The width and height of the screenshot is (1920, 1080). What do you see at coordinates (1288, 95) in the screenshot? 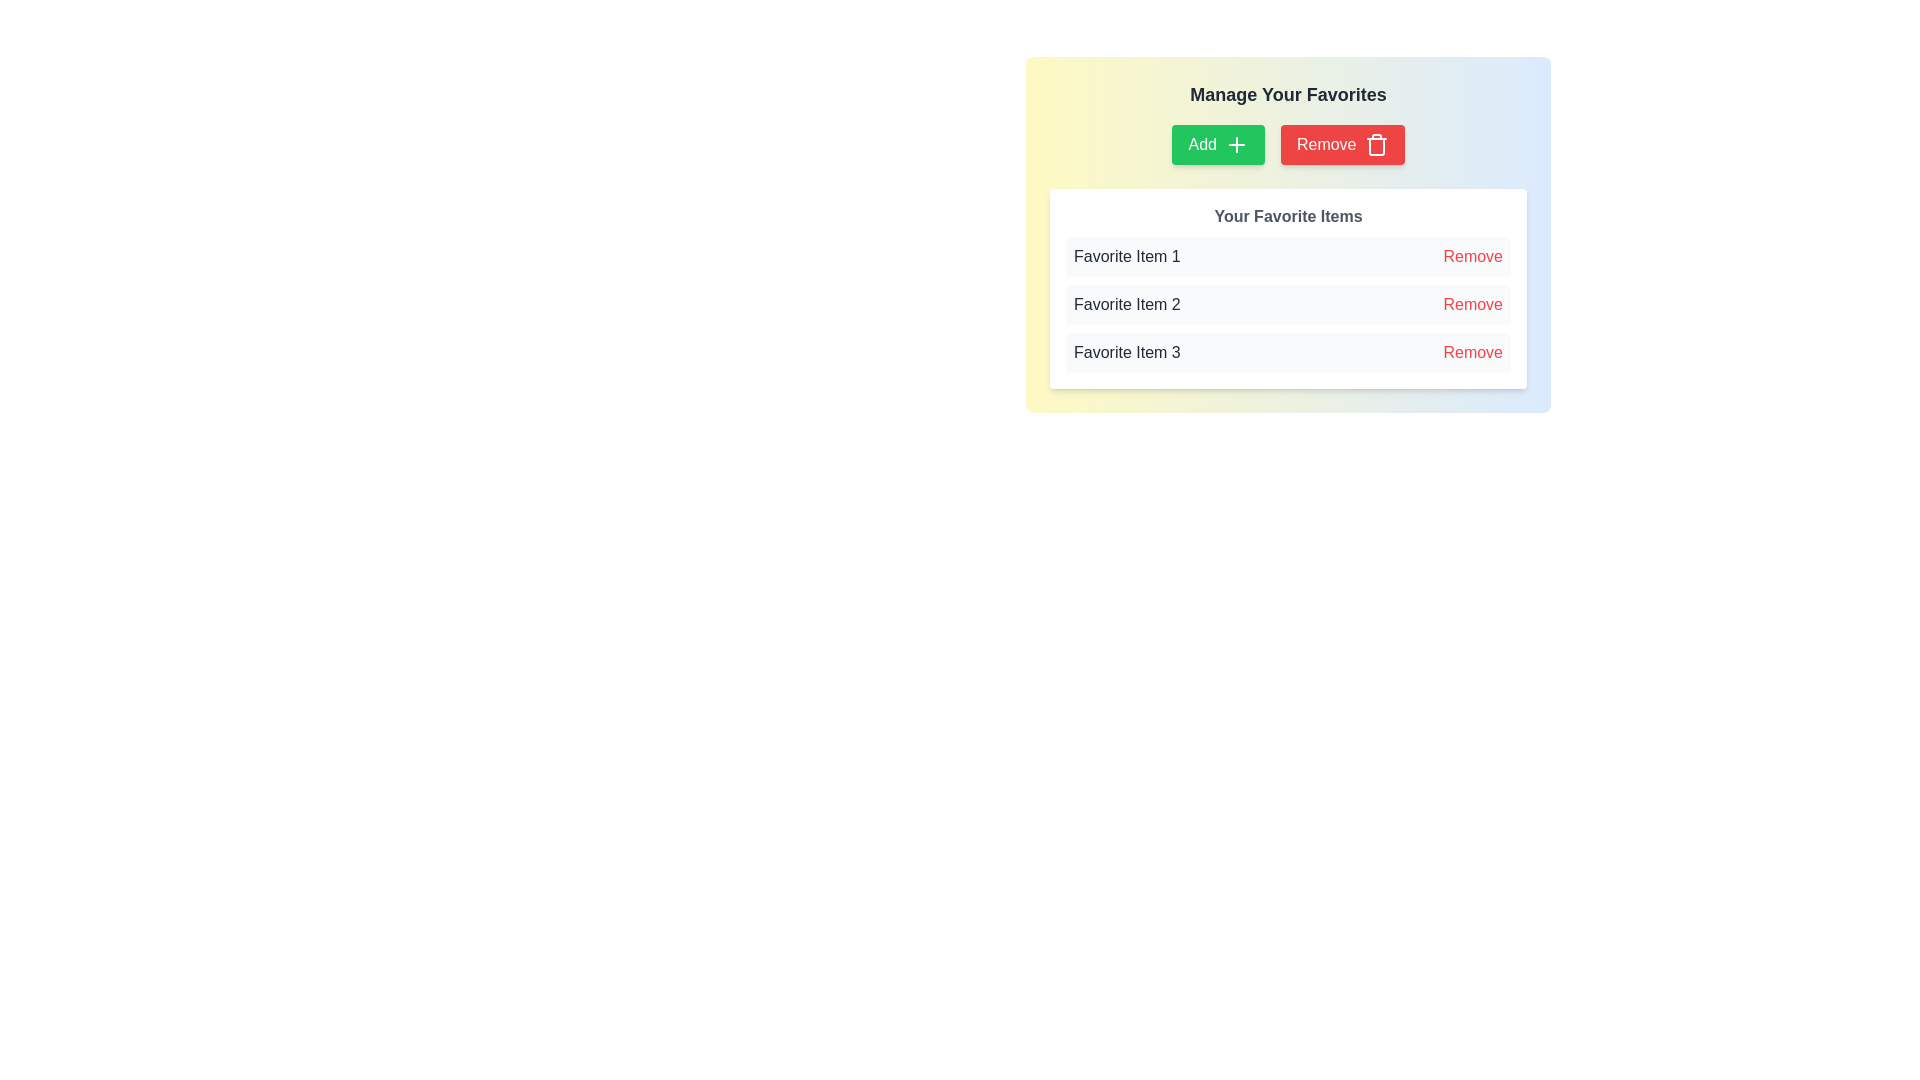
I see `the title Text element that indicates the section's context, located above the 'Add' and 'Remove' buttons` at bounding box center [1288, 95].